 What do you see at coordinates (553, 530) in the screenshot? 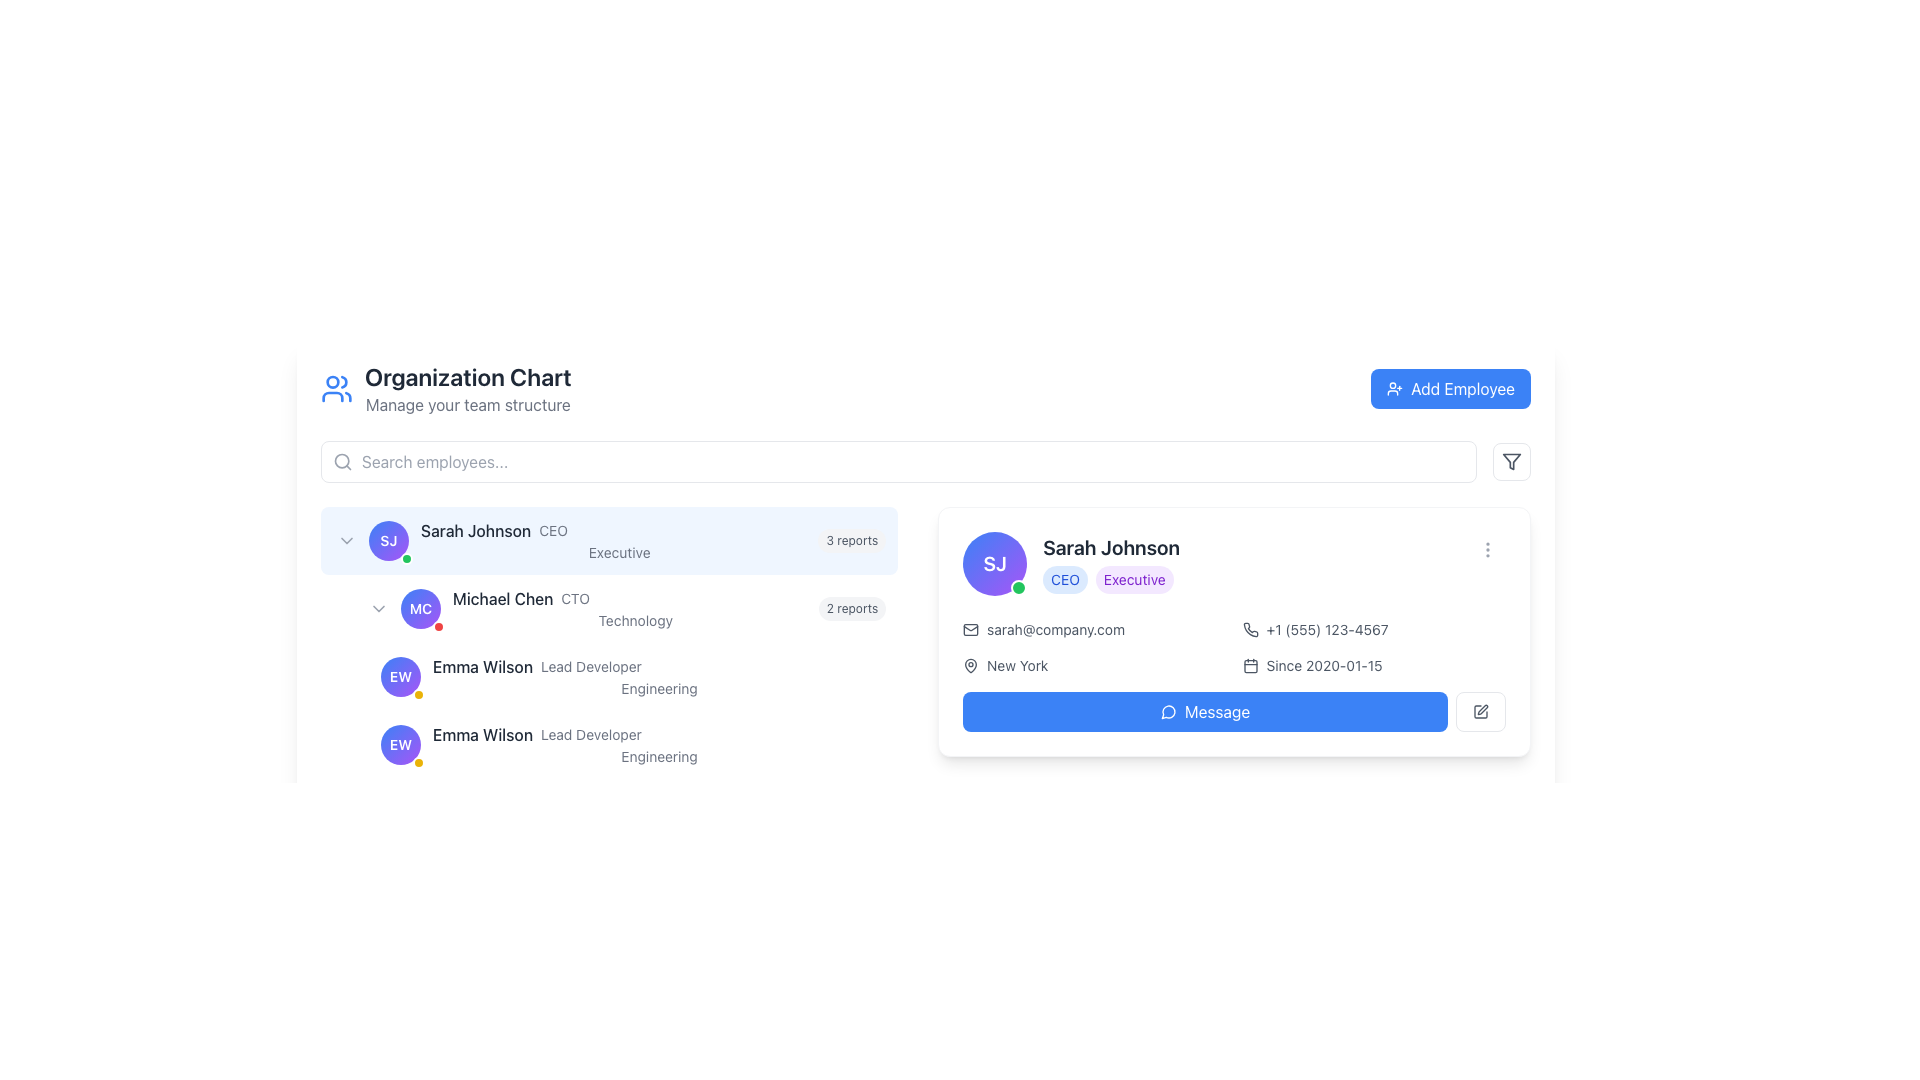
I see `the text label indicating 'CEO'` at bounding box center [553, 530].